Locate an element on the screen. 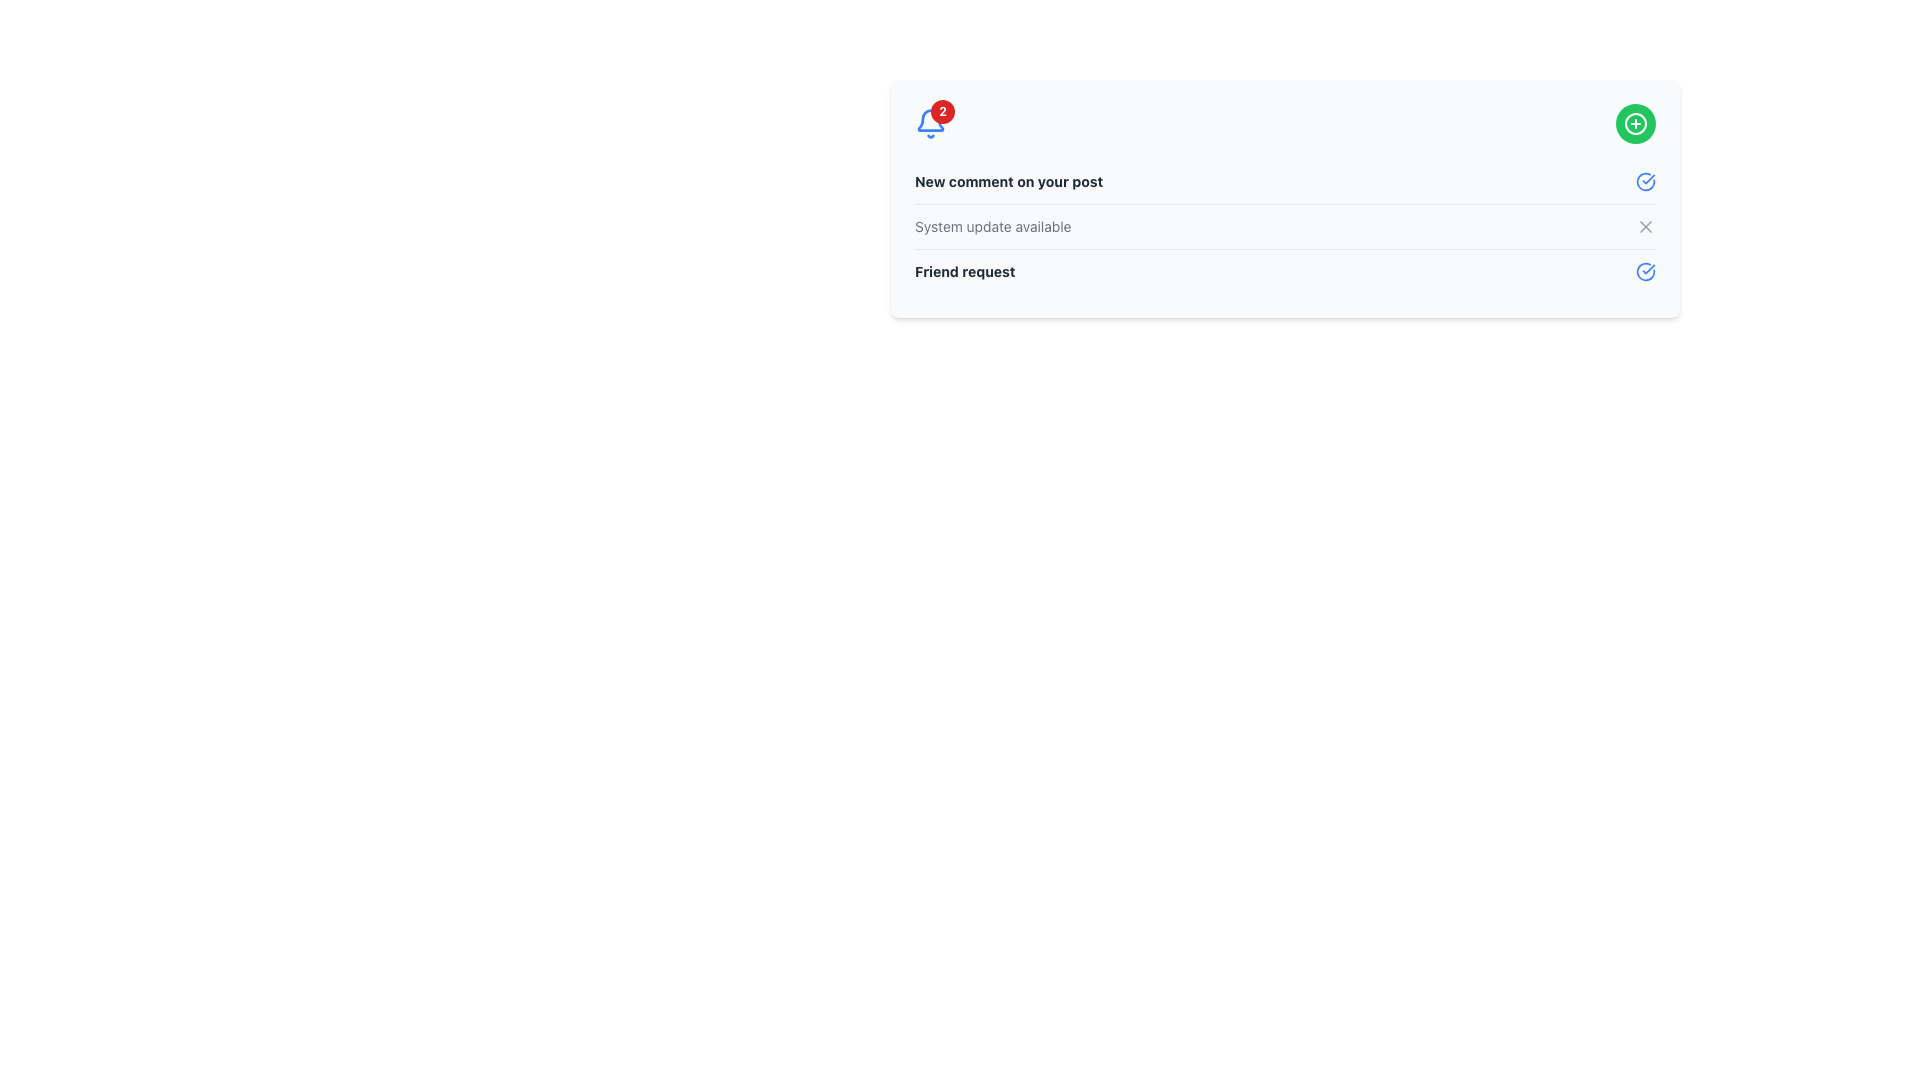 This screenshot has width=1920, height=1080. the notification bell icon located in the notification area, specifically in the lower middle area of the bell shape is located at coordinates (930, 120).